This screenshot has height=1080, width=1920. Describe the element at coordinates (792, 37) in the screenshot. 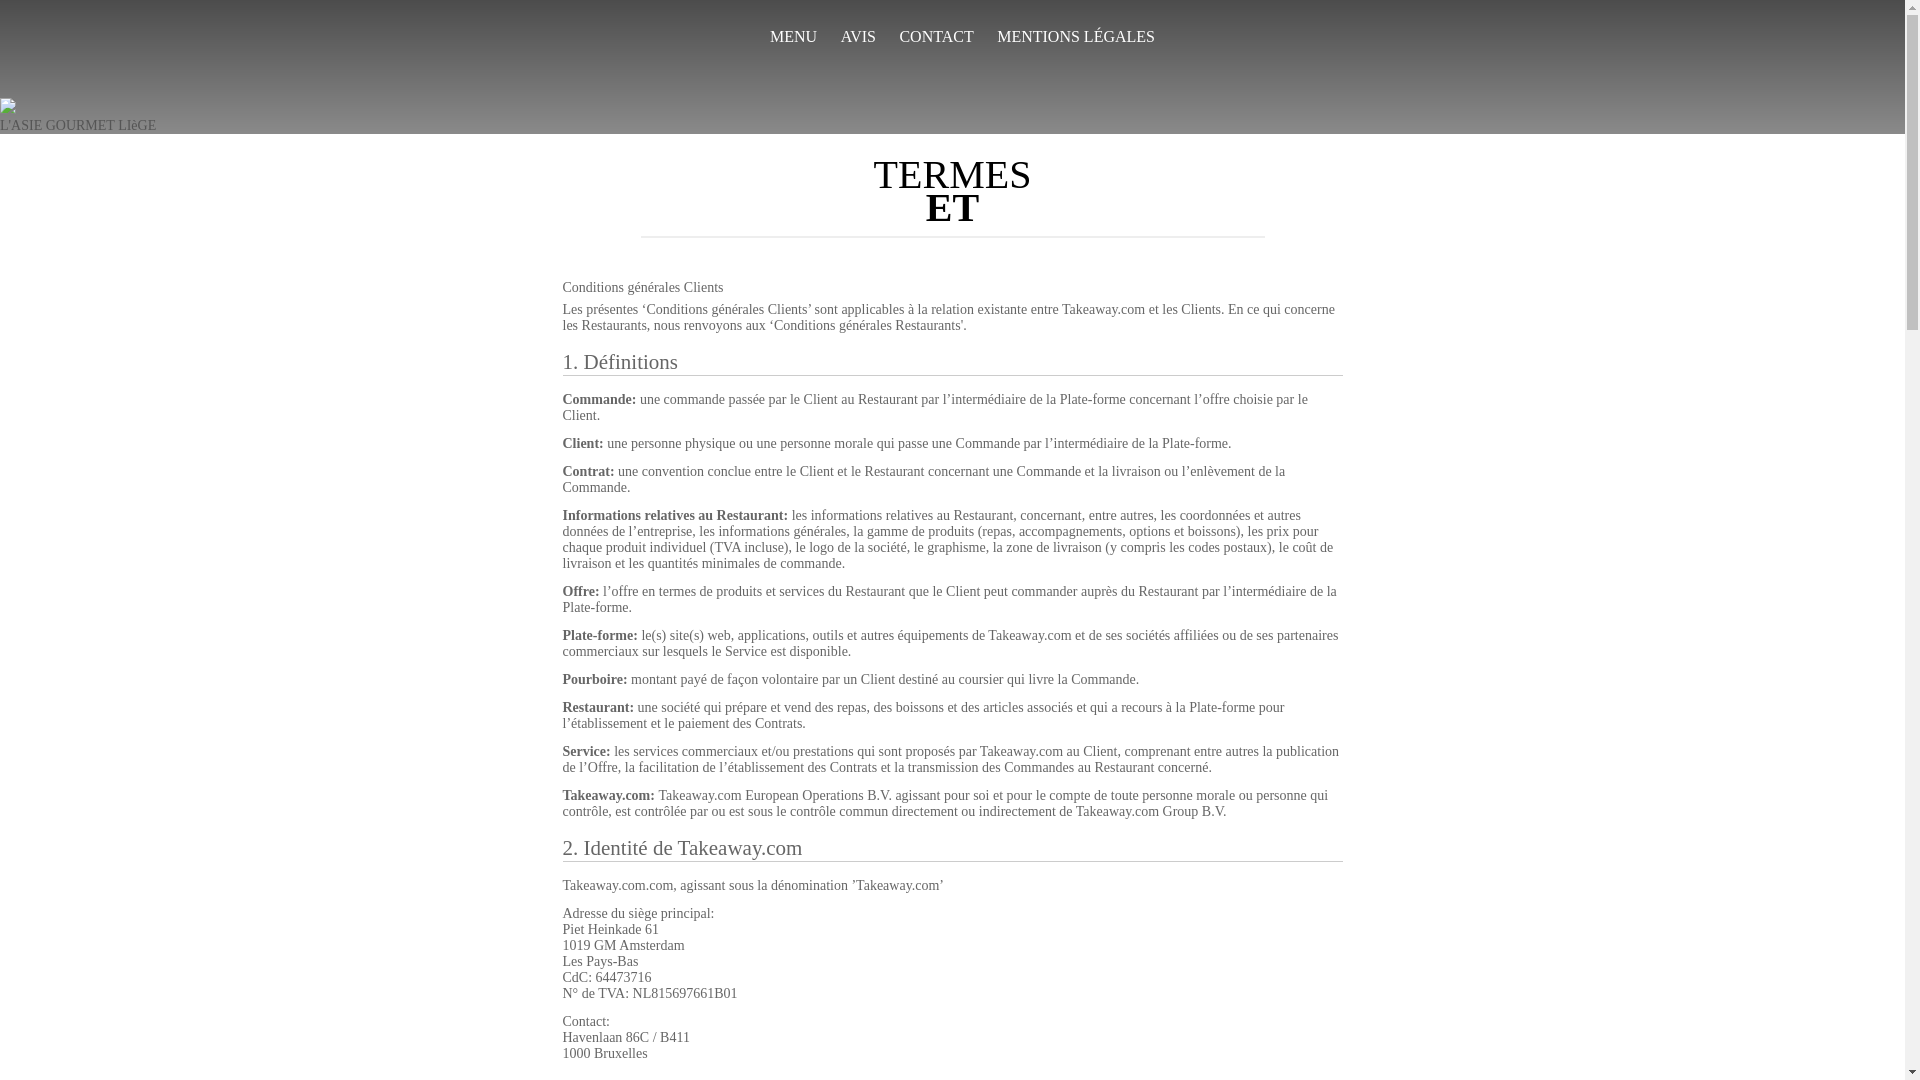

I see `'MENU'` at that location.